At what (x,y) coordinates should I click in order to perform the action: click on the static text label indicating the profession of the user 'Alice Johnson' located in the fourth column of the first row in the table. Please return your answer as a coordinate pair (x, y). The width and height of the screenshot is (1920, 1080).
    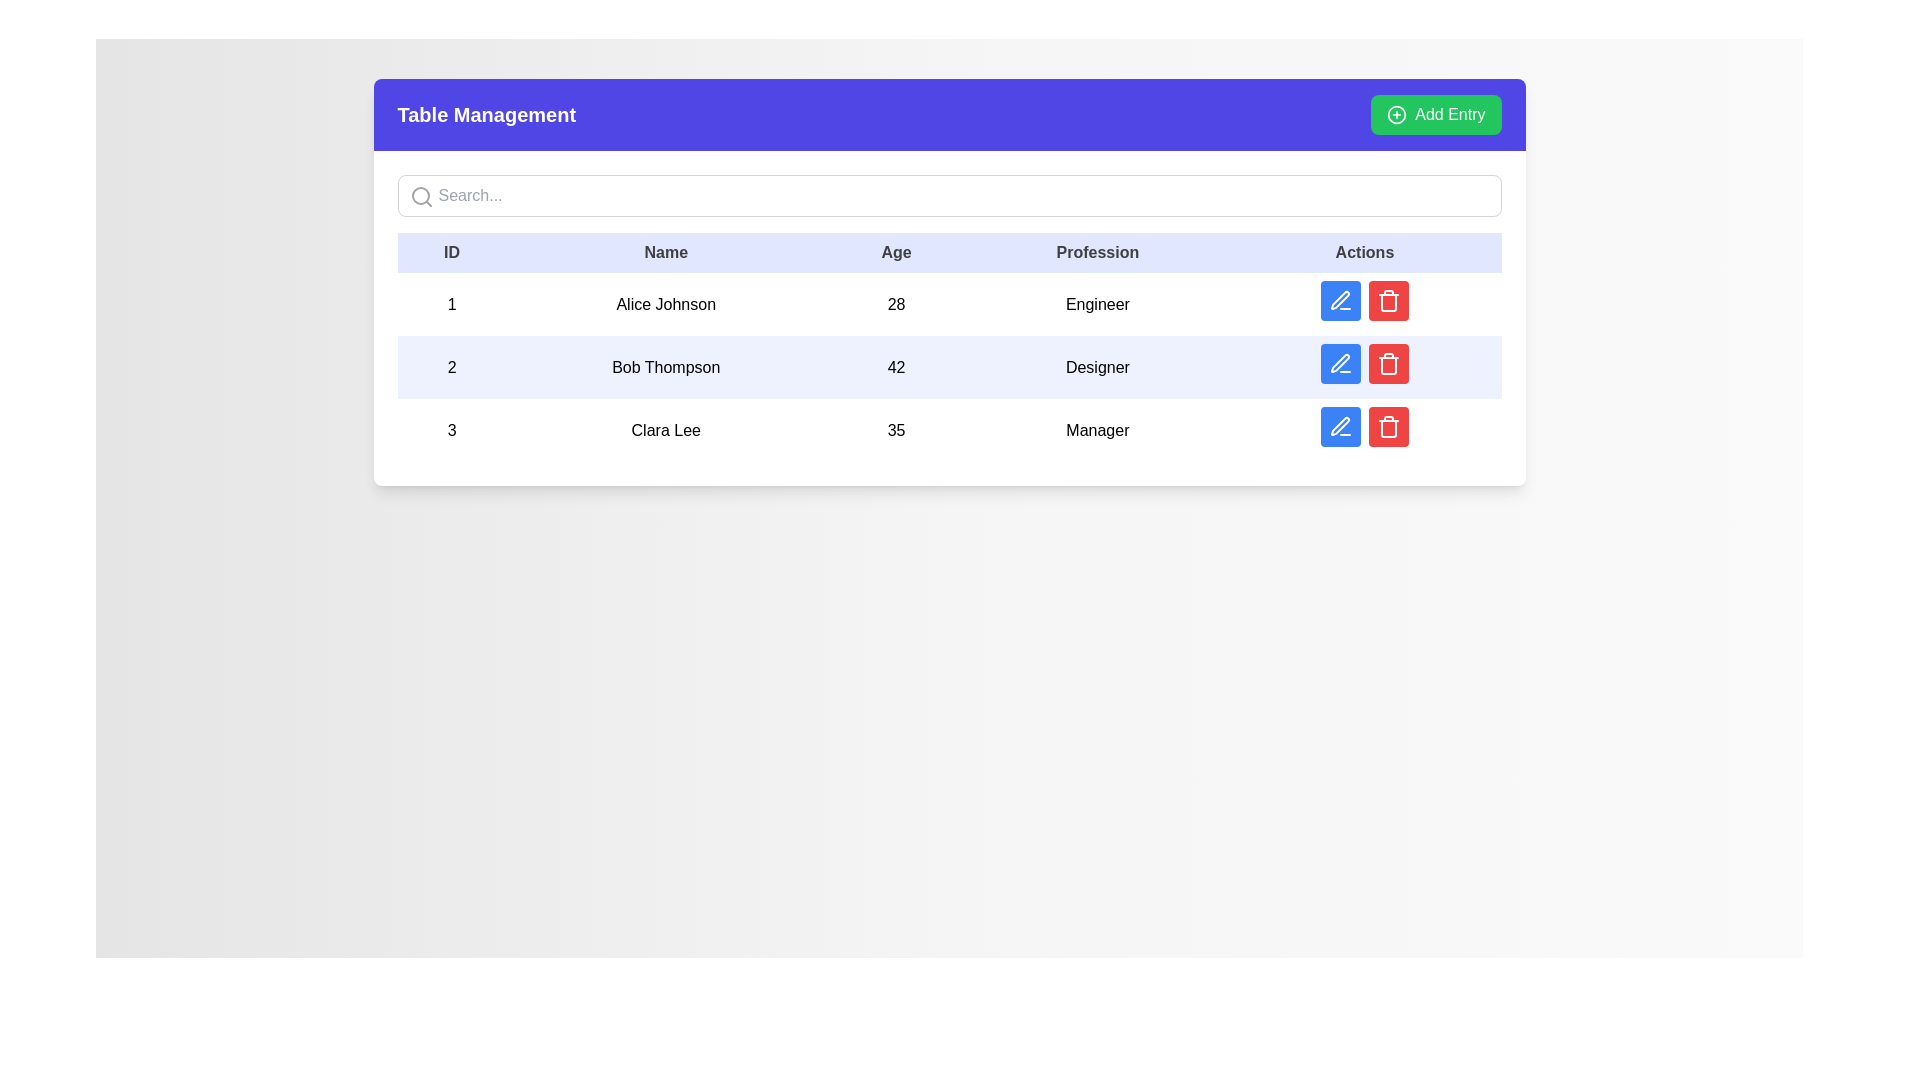
    Looking at the image, I should click on (1096, 304).